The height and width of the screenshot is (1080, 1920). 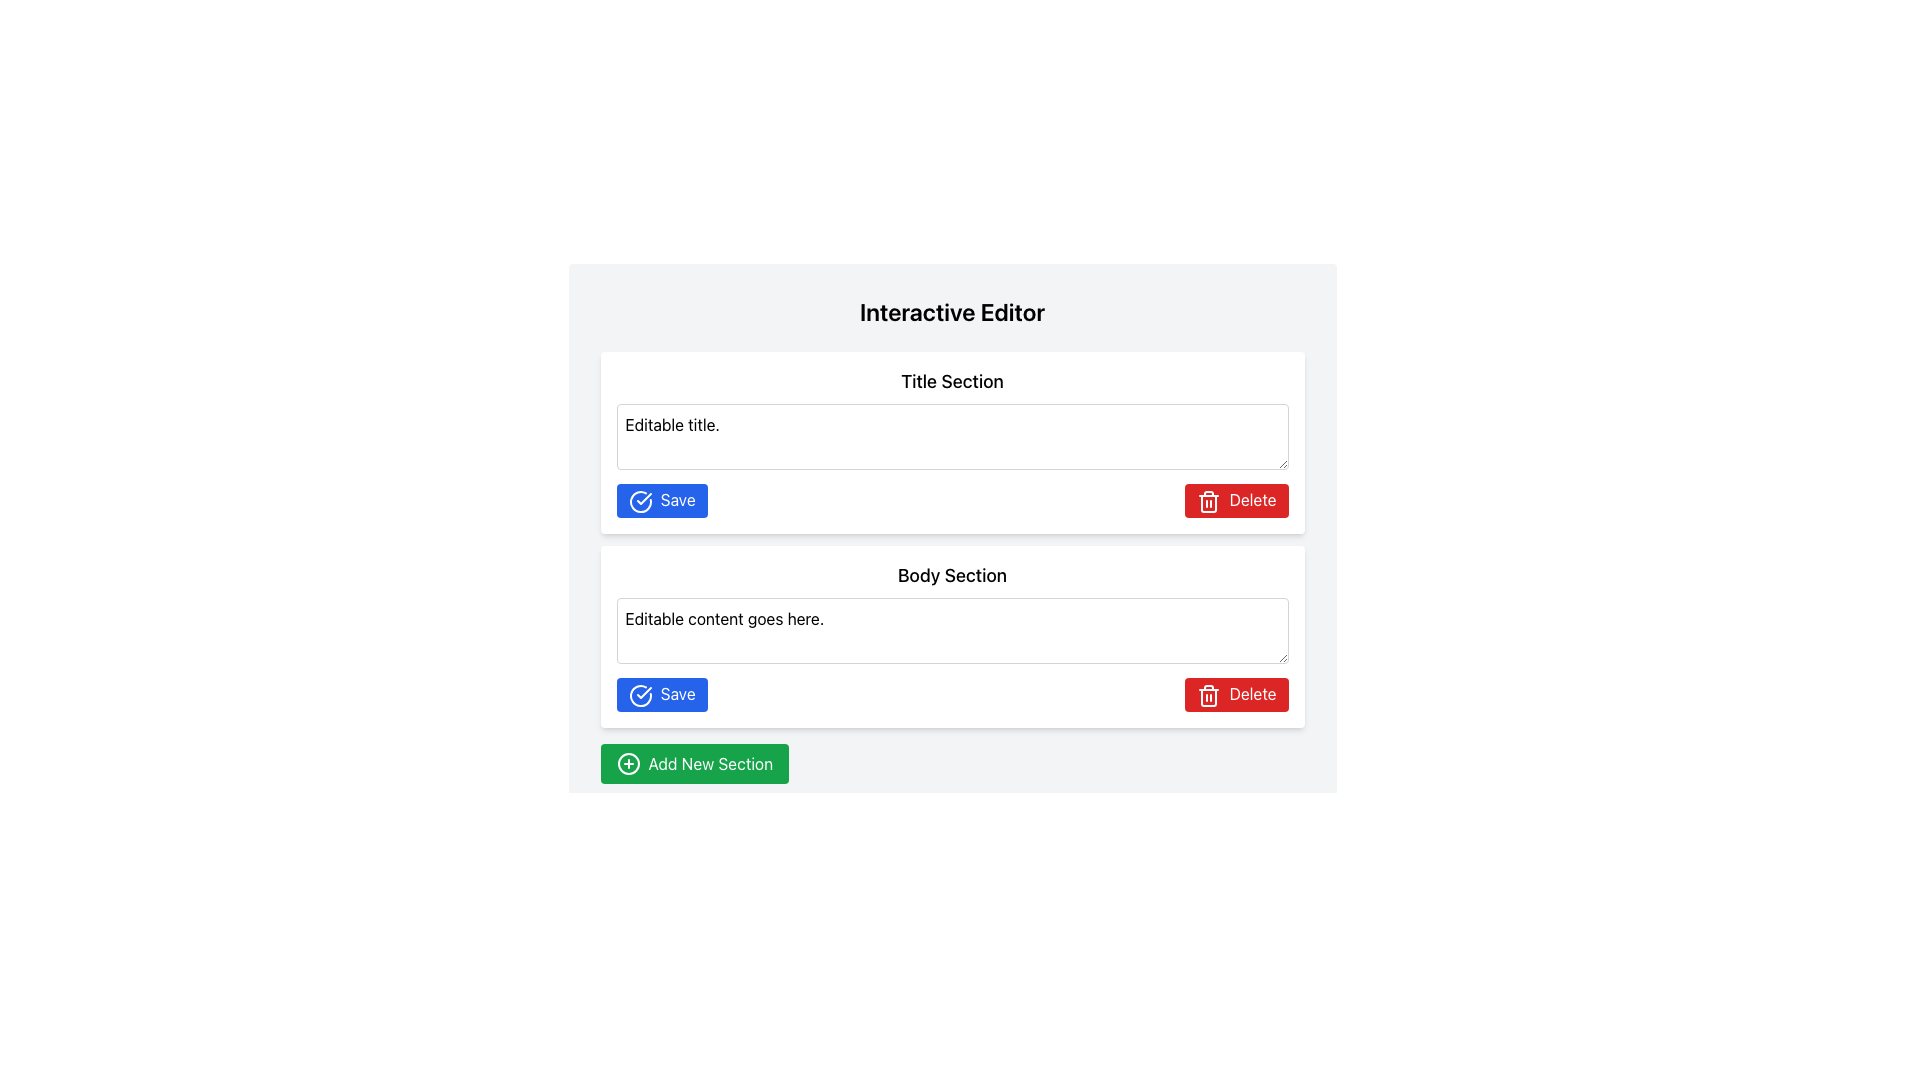 I want to click on the circular green icon with a white plus sign located within the 'Add New Section' button at the bottom-center of the interface, so click(x=627, y=763).